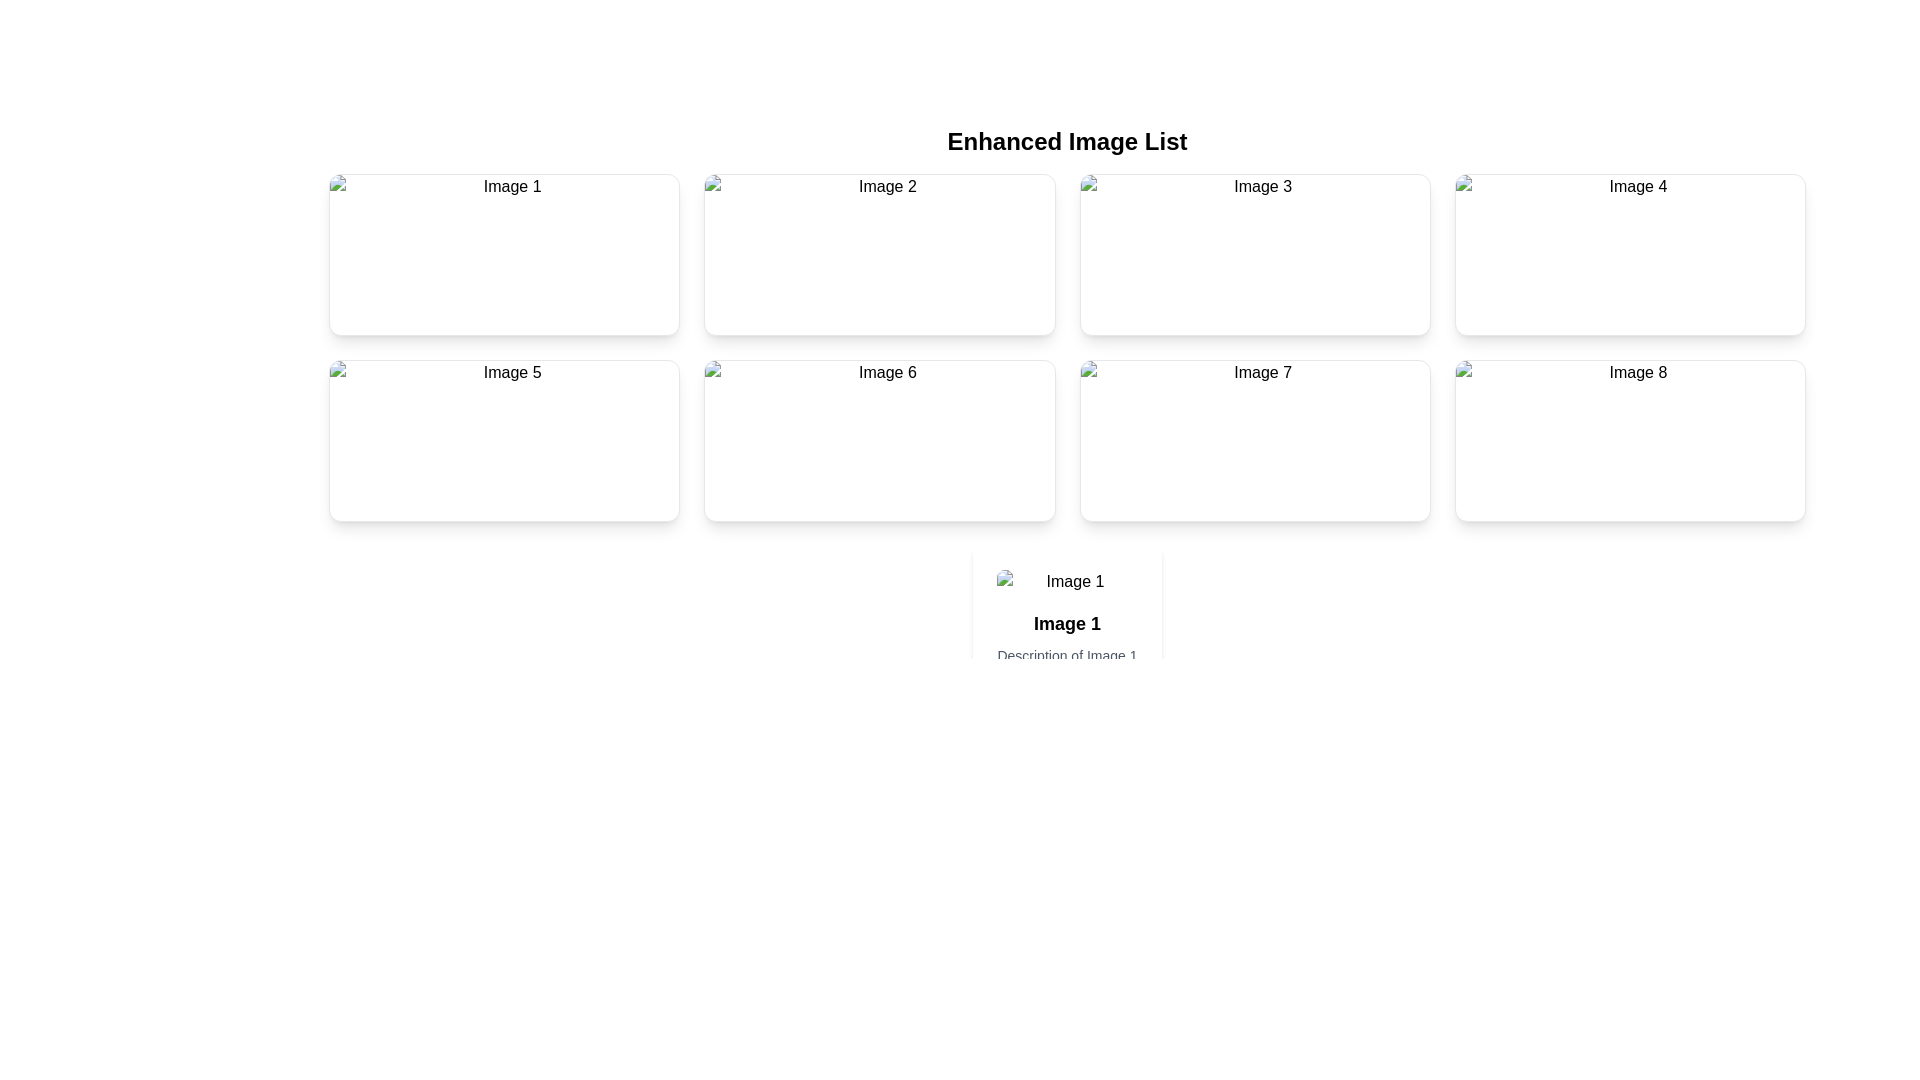 This screenshot has height=1080, width=1920. Describe the element at coordinates (1254, 439) in the screenshot. I see `the image that serves as a preview or thumbnail for the content in the seventh card of the grid layout, centered in the upper section of the card` at that location.